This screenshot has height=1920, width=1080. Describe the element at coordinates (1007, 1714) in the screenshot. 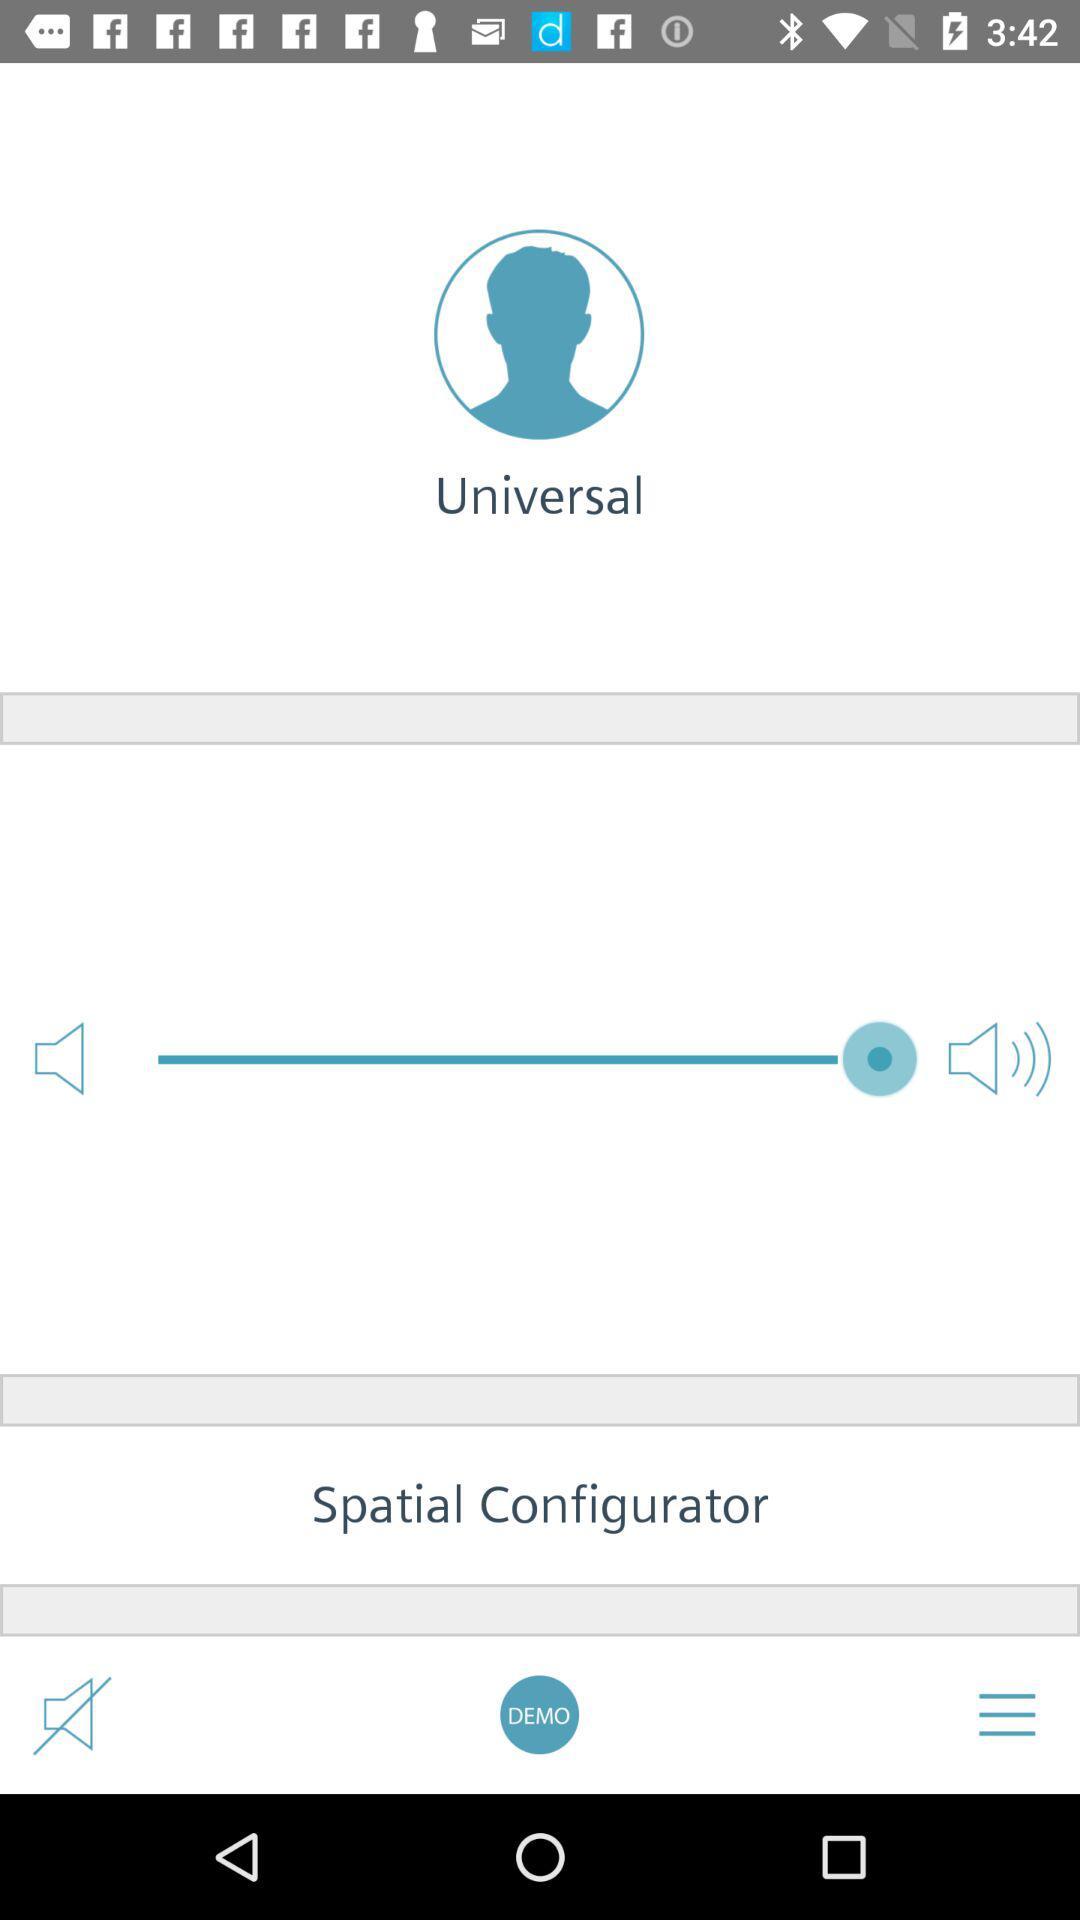

I see `the menu icon` at that location.